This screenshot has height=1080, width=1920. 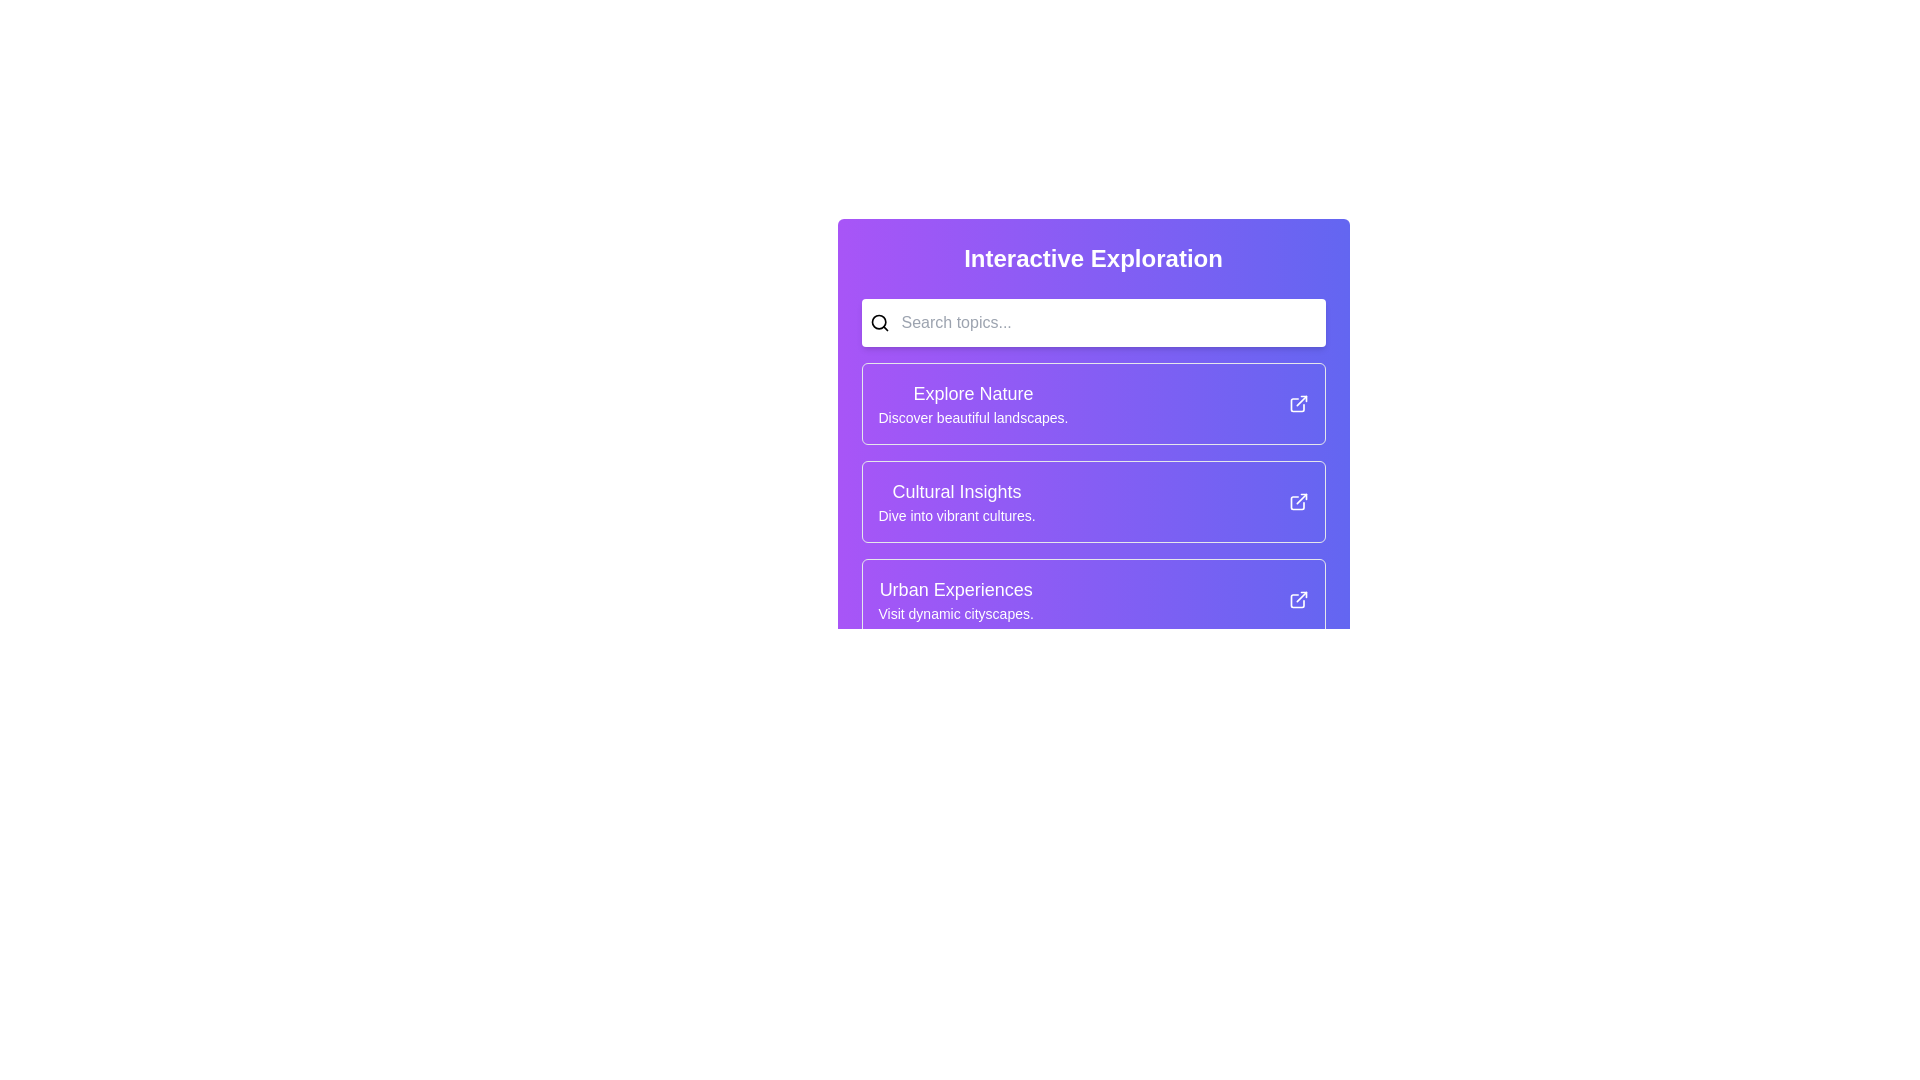 I want to click on the second Informational Card in the 'Interactive Exploration' section, so click(x=1092, y=500).